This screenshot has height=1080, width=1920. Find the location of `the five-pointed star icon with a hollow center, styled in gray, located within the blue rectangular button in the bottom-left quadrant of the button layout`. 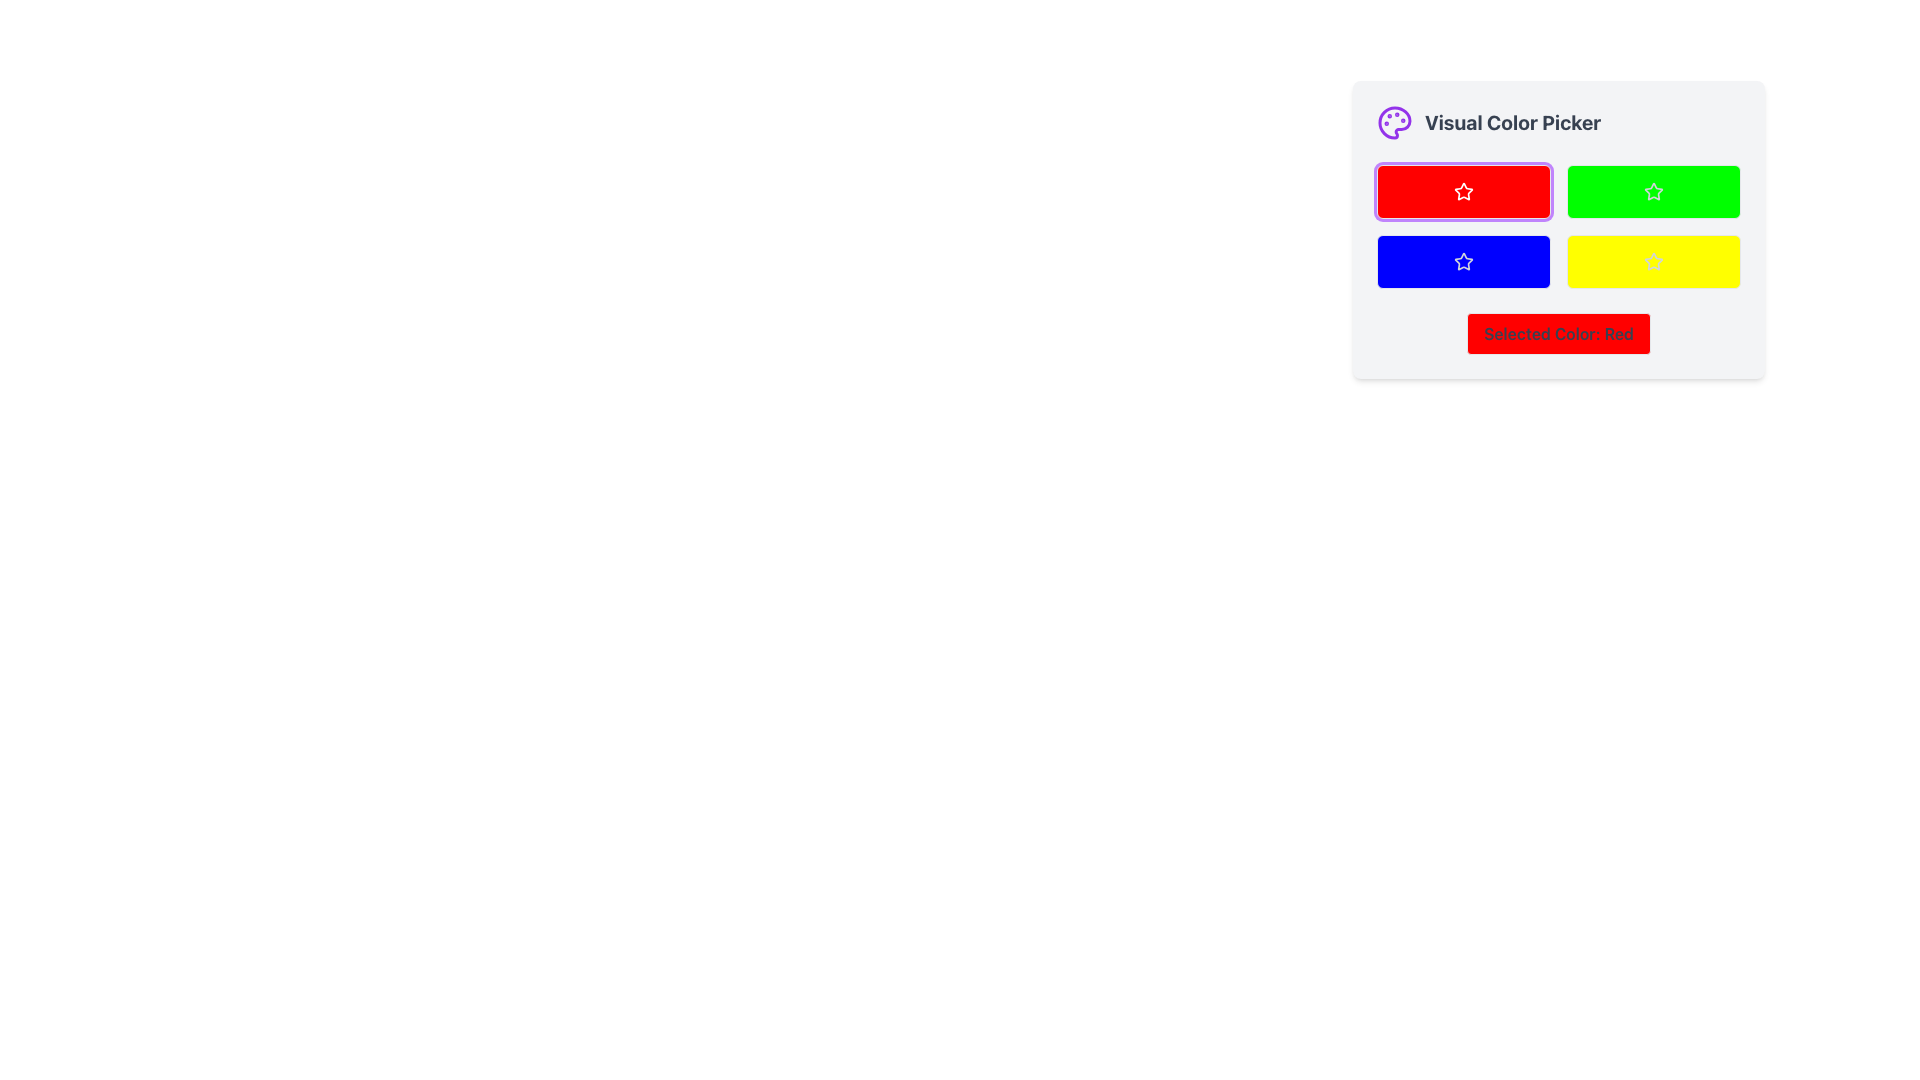

the five-pointed star icon with a hollow center, styled in gray, located within the blue rectangular button in the bottom-left quadrant of the button layout is located at coordinates (1464, 260).